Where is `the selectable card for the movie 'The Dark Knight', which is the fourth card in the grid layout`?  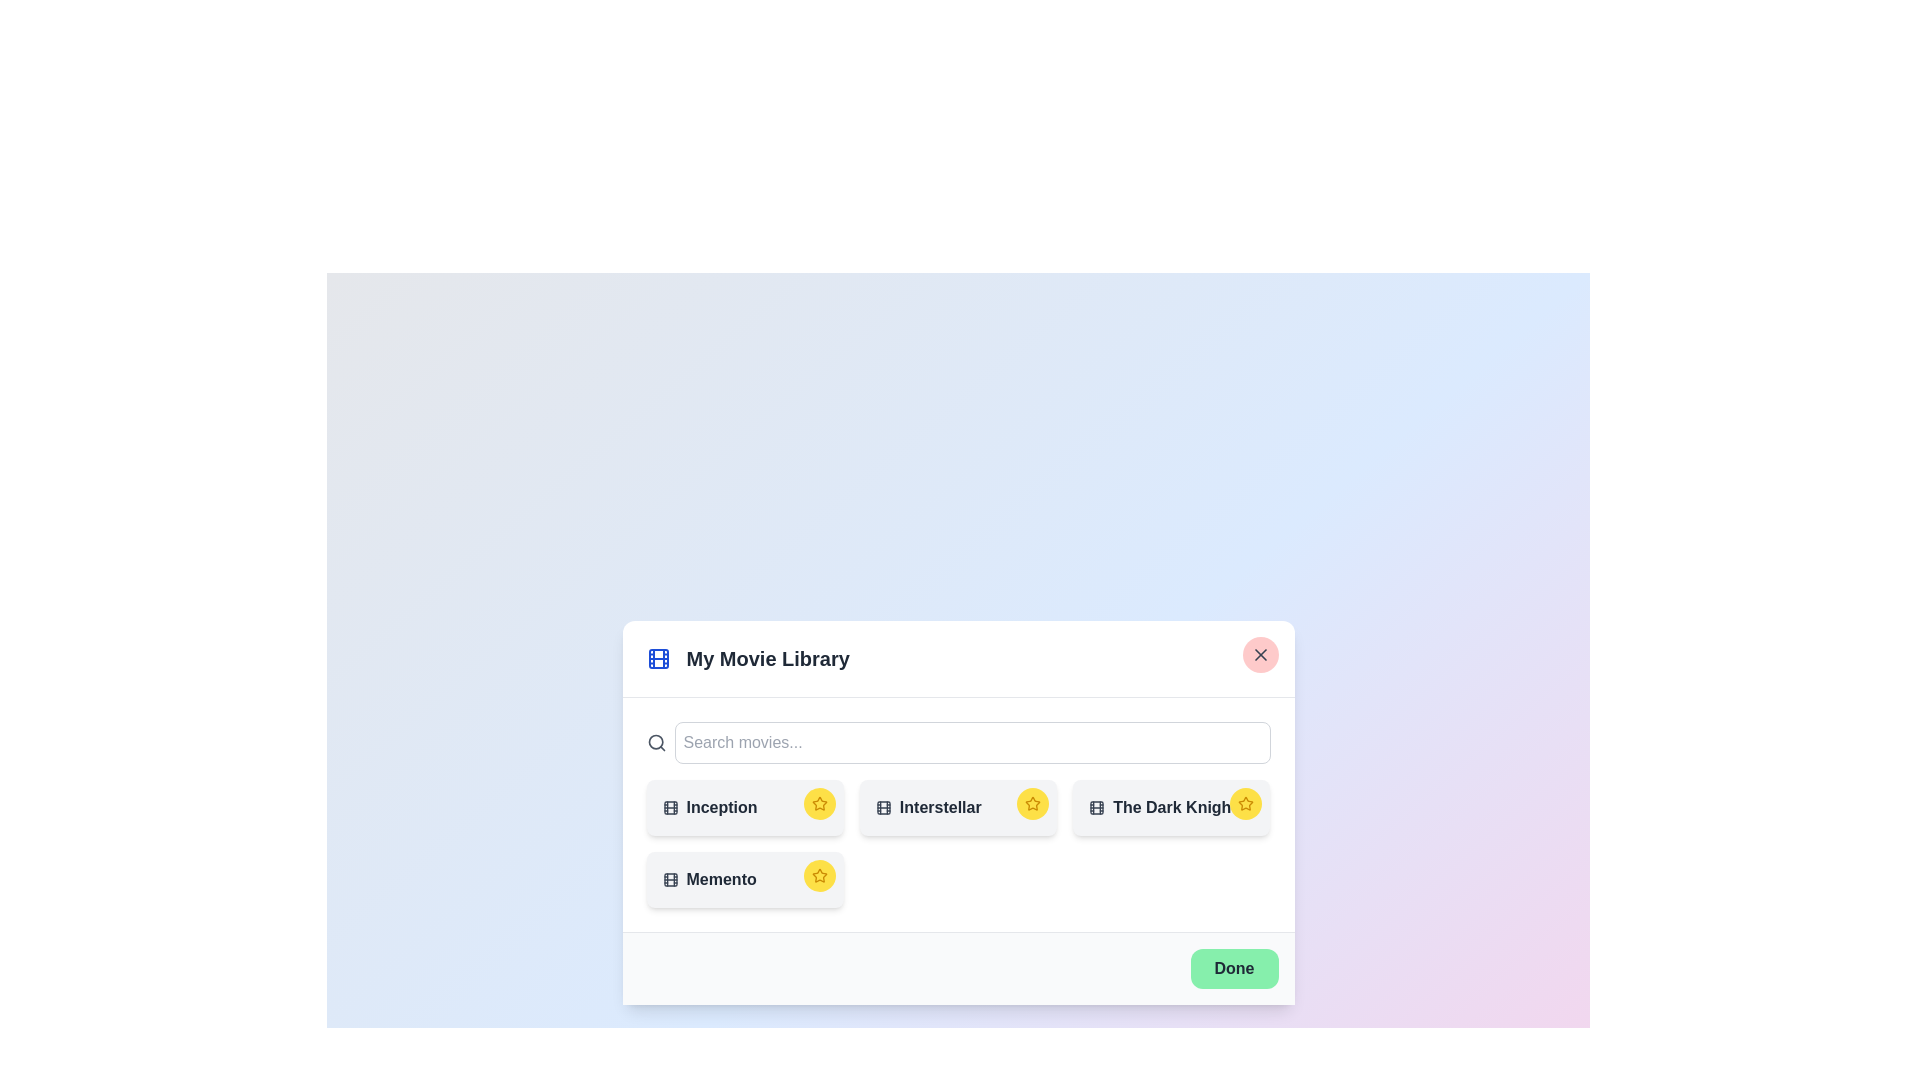
the selectable card for the movie 'The Dark Knight', which is the fourth card in the grid layout is located at coordinates (1171, 806).